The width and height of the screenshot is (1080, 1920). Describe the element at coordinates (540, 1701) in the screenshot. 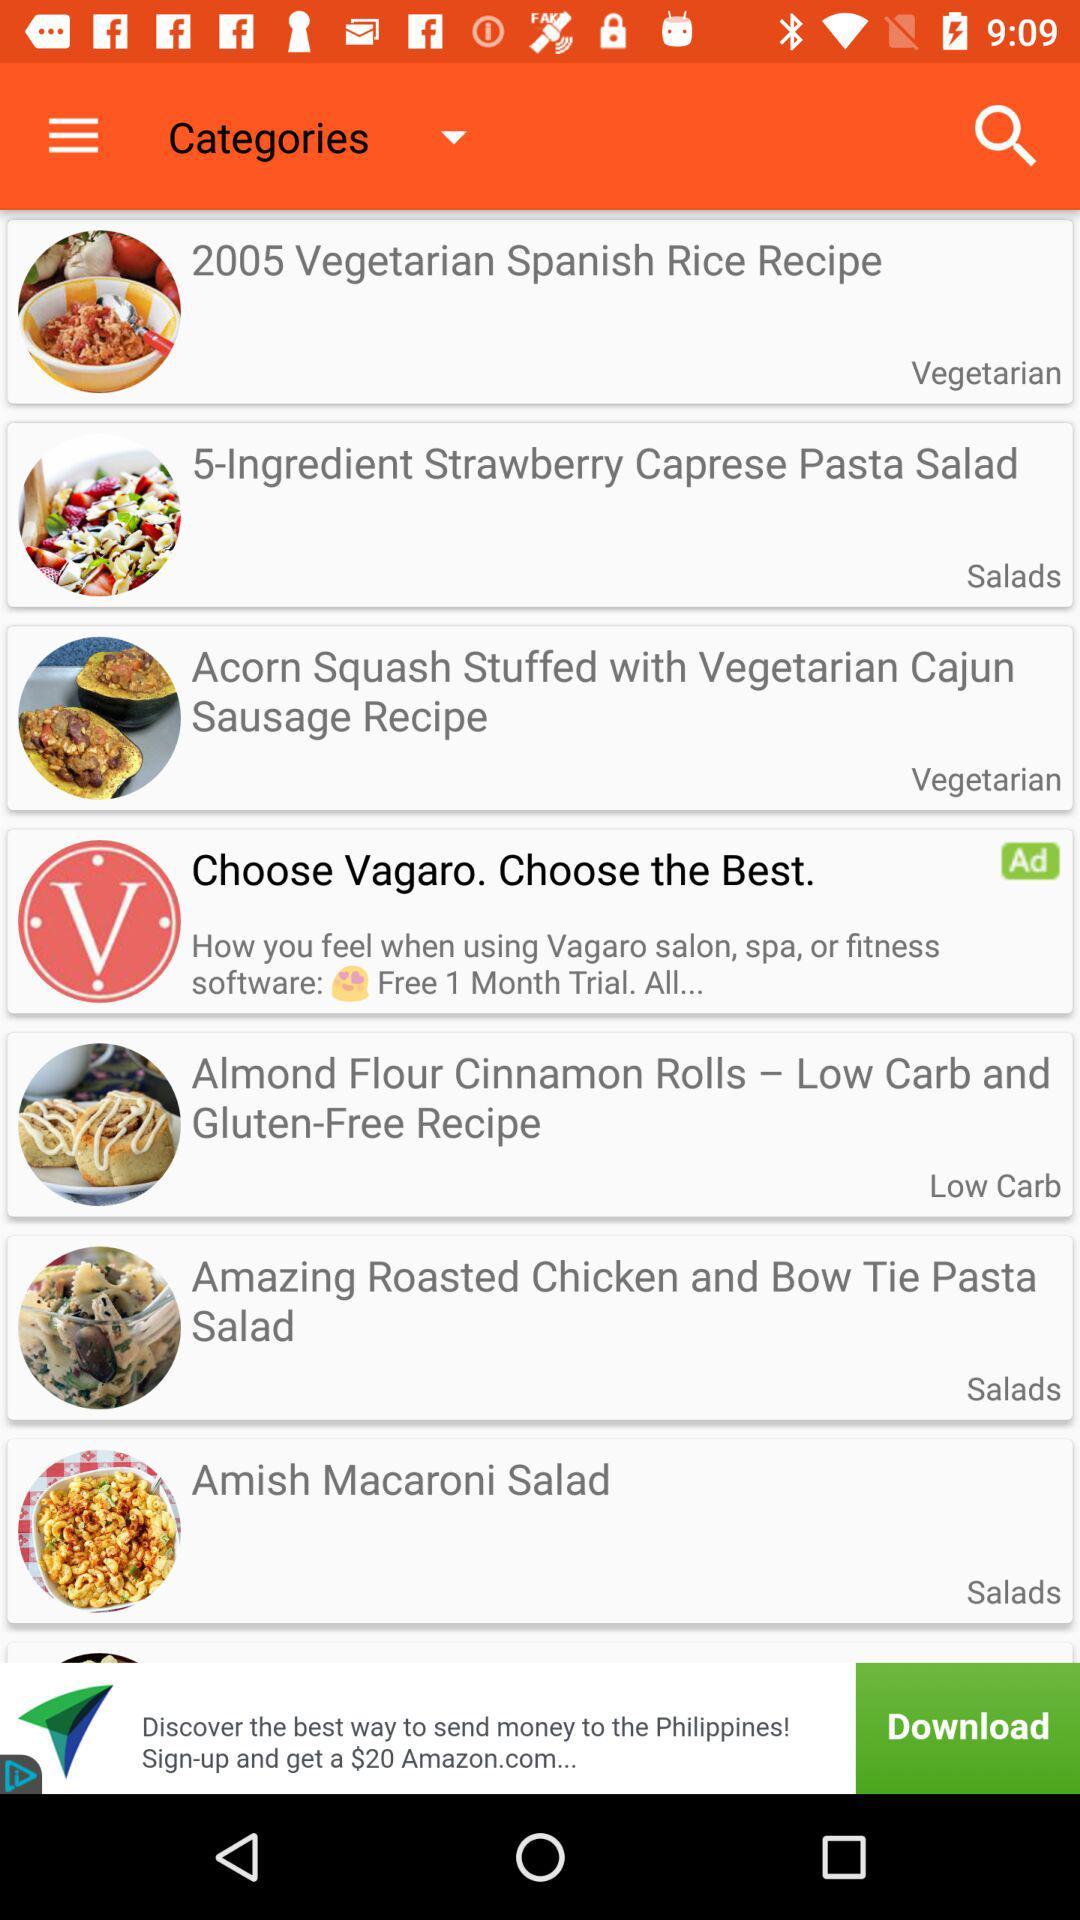

I see `advertisement` at that location.